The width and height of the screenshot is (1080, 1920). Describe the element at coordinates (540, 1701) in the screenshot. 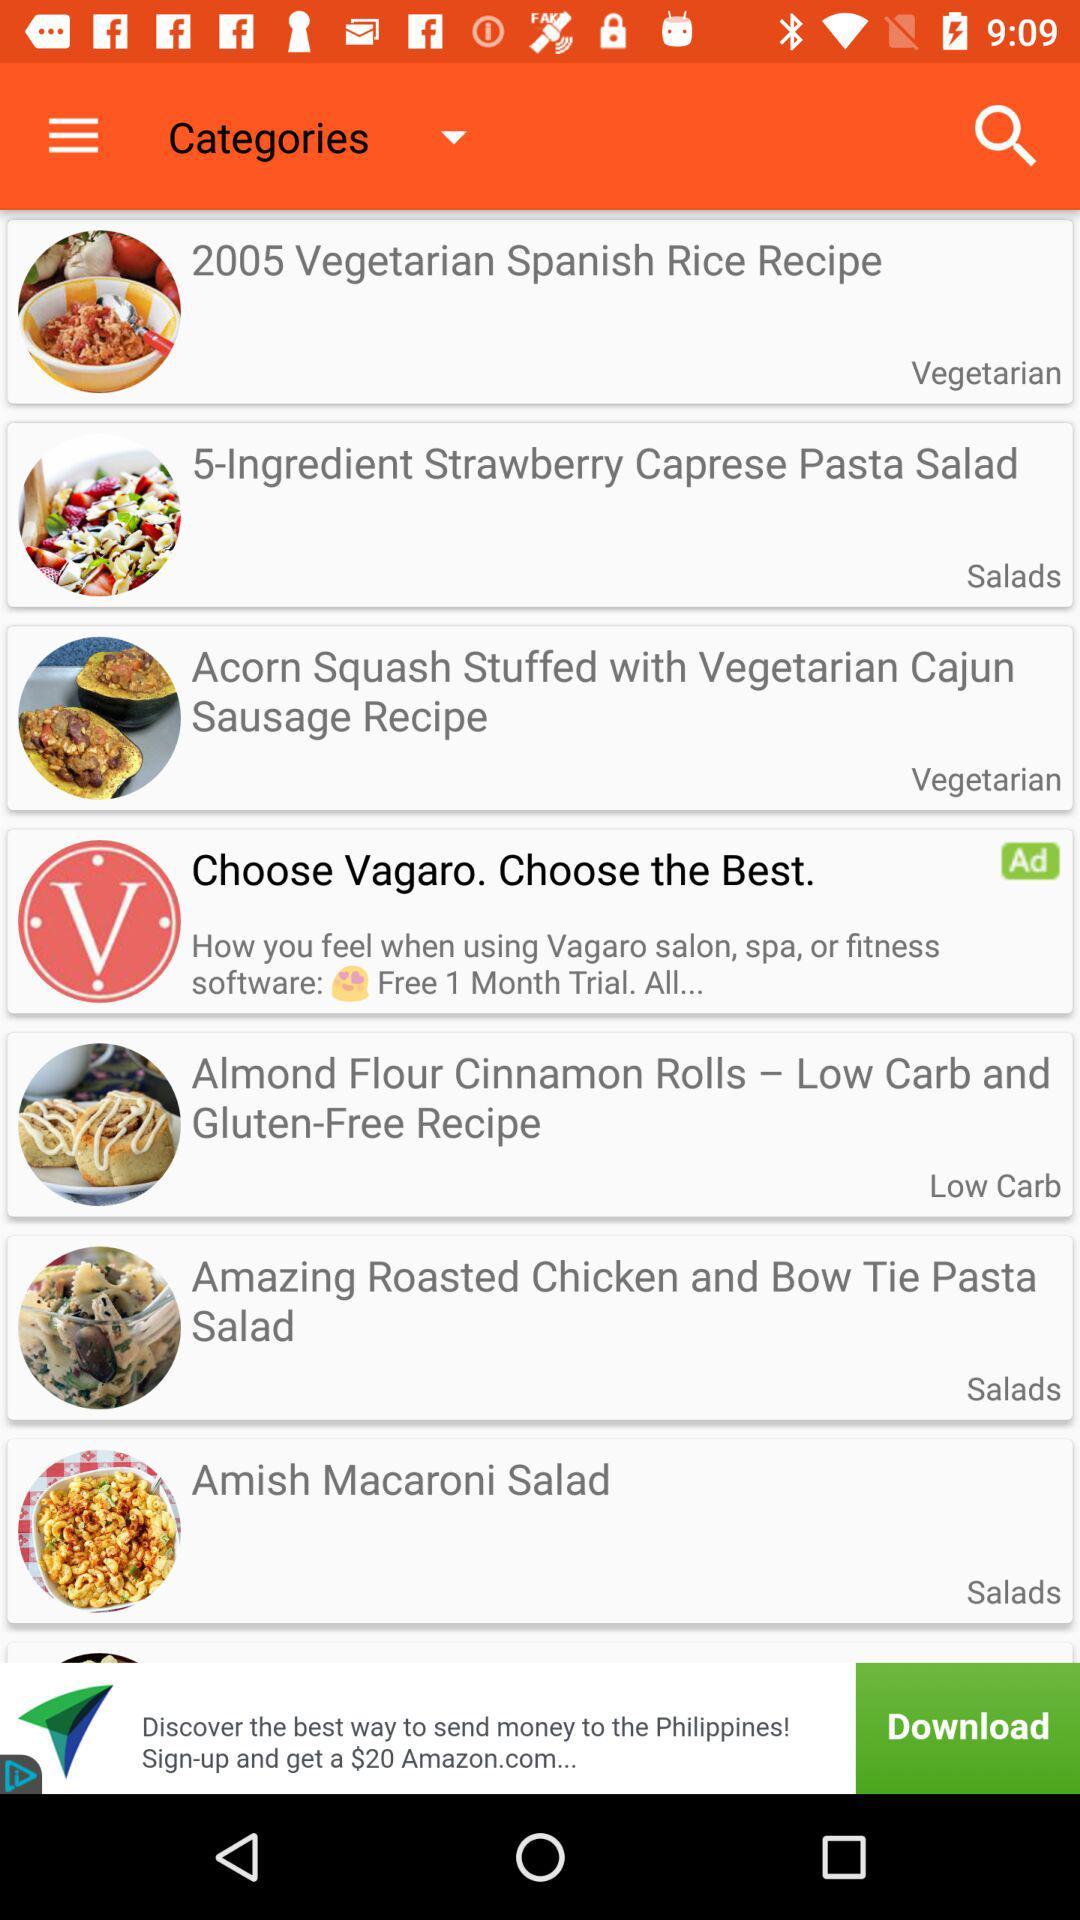

I see `advertisement` at that location.